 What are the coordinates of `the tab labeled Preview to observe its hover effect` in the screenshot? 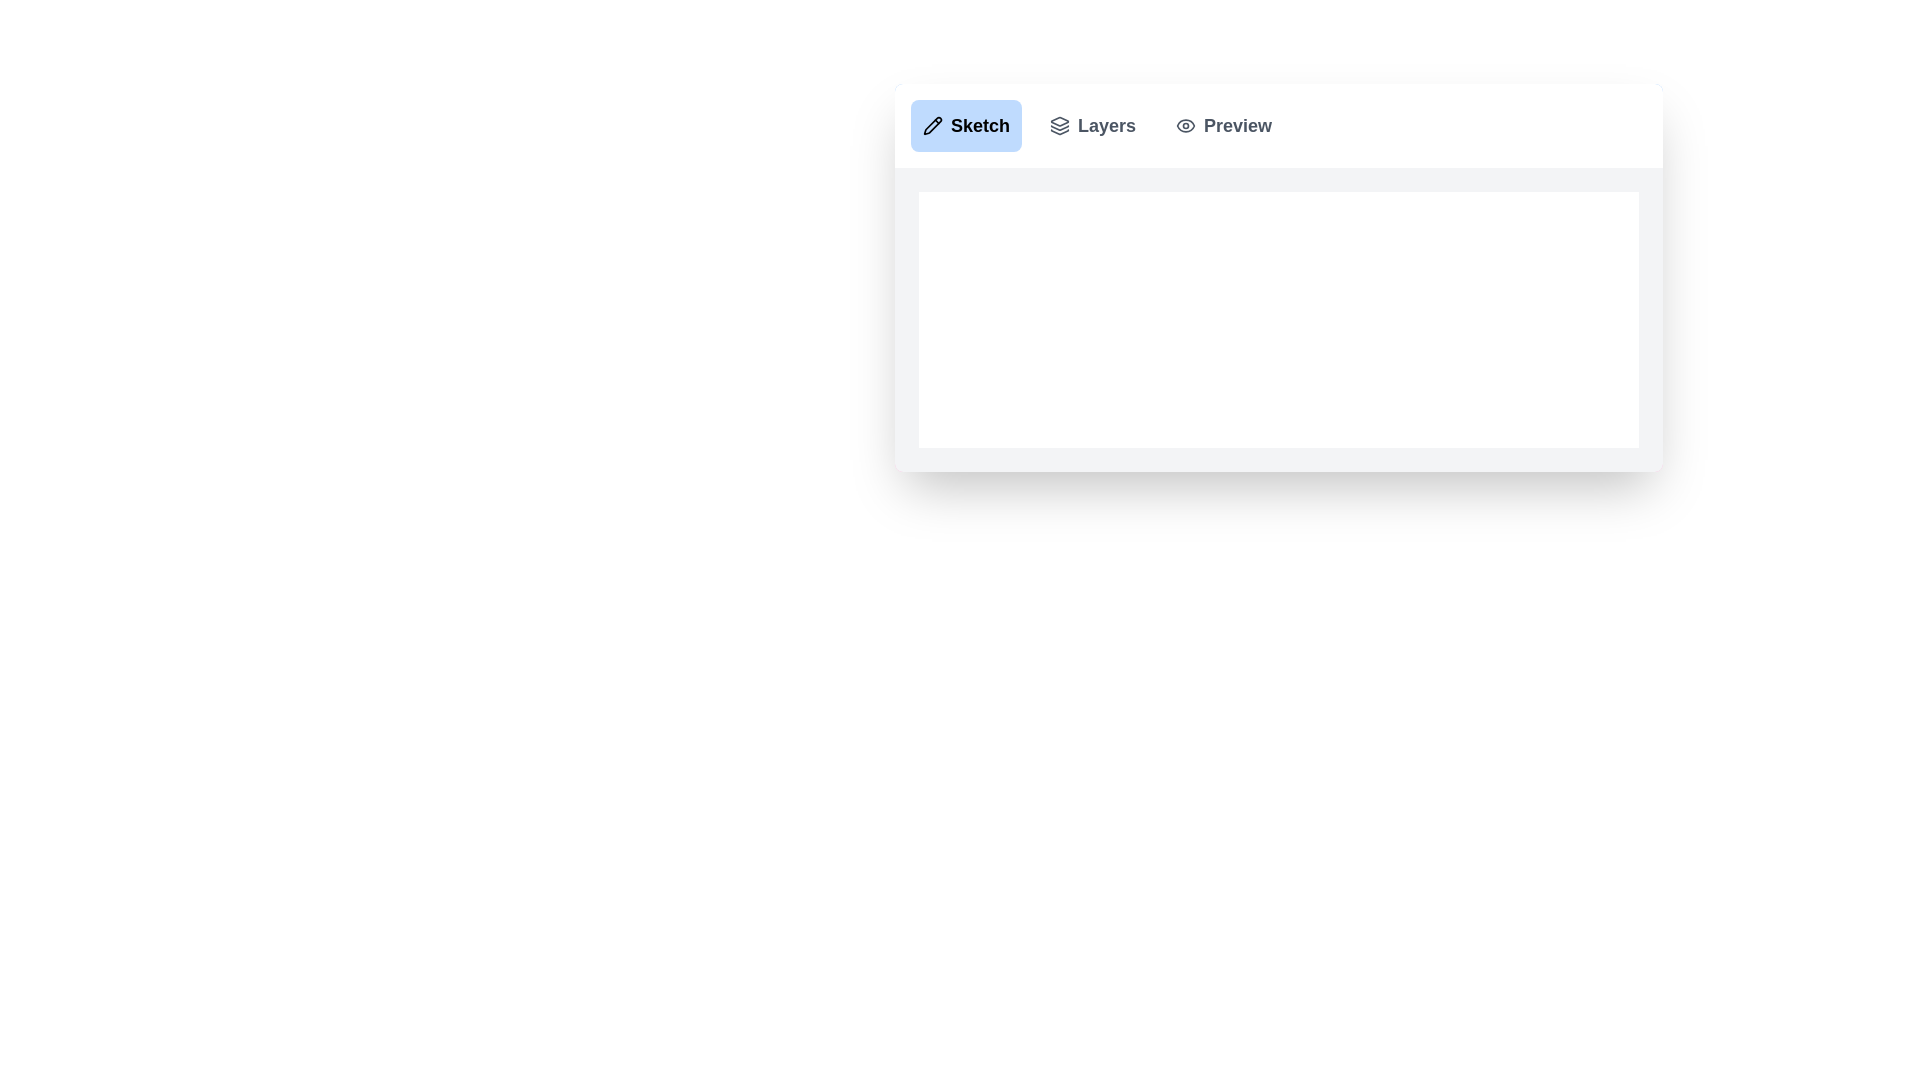 It's located at (1223, 126).